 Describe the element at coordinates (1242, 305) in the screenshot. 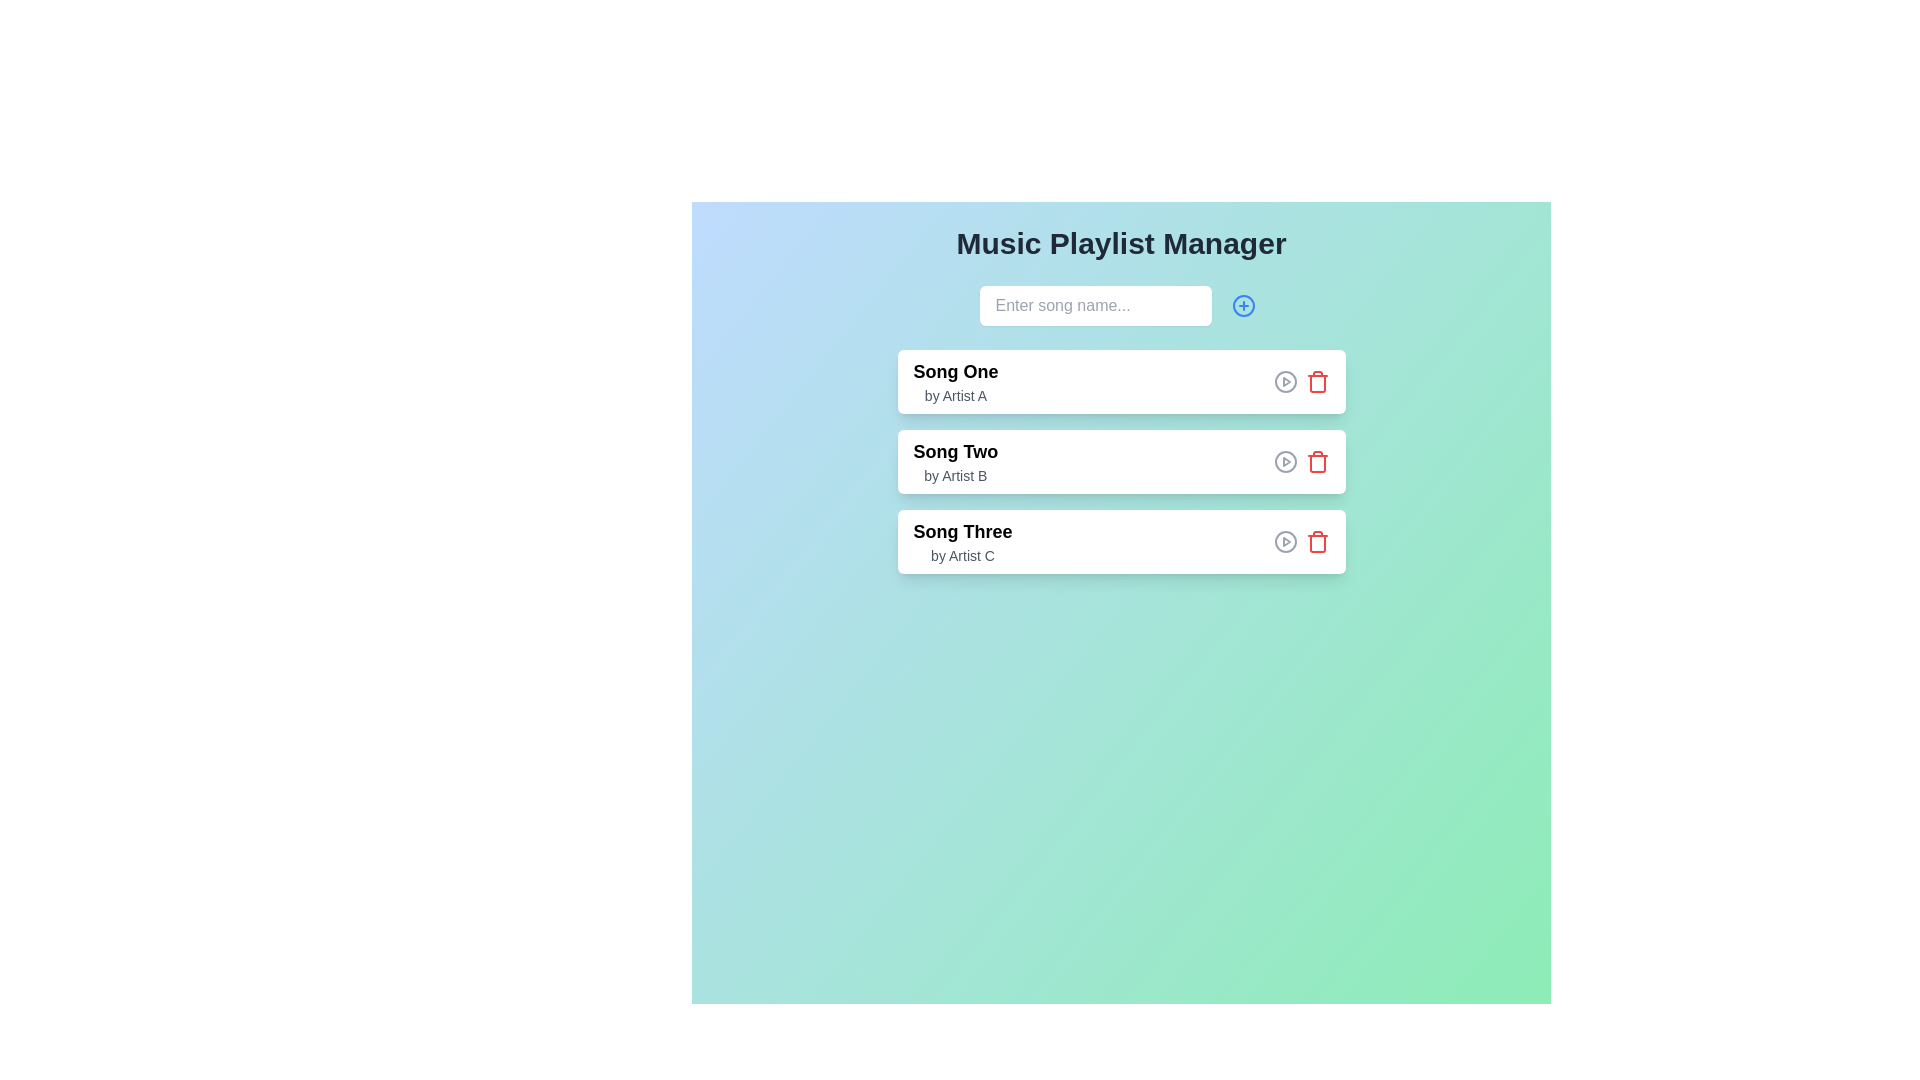

I see `the 'Add New Item' button located to the right of the 'Enter song name...' text input field` at that location.